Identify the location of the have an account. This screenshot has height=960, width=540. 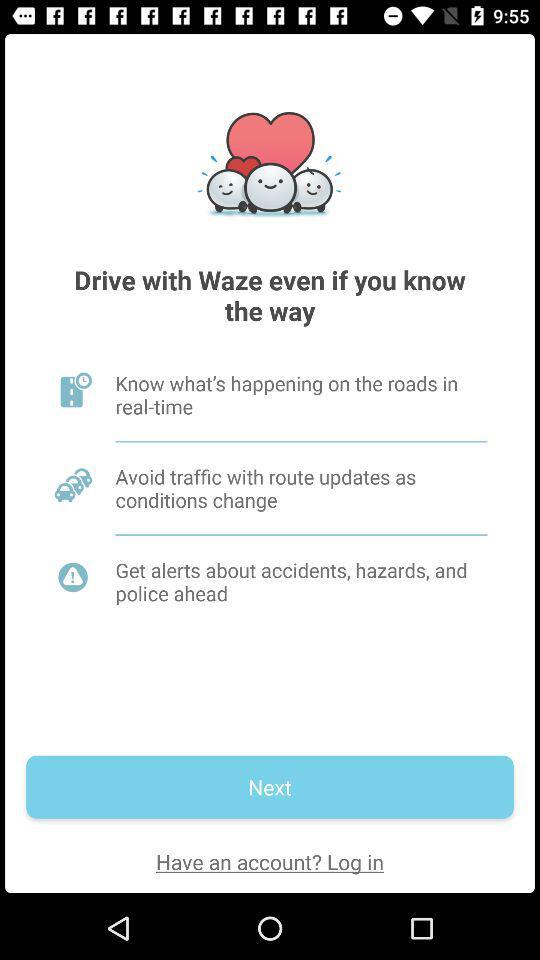
(270, 860).